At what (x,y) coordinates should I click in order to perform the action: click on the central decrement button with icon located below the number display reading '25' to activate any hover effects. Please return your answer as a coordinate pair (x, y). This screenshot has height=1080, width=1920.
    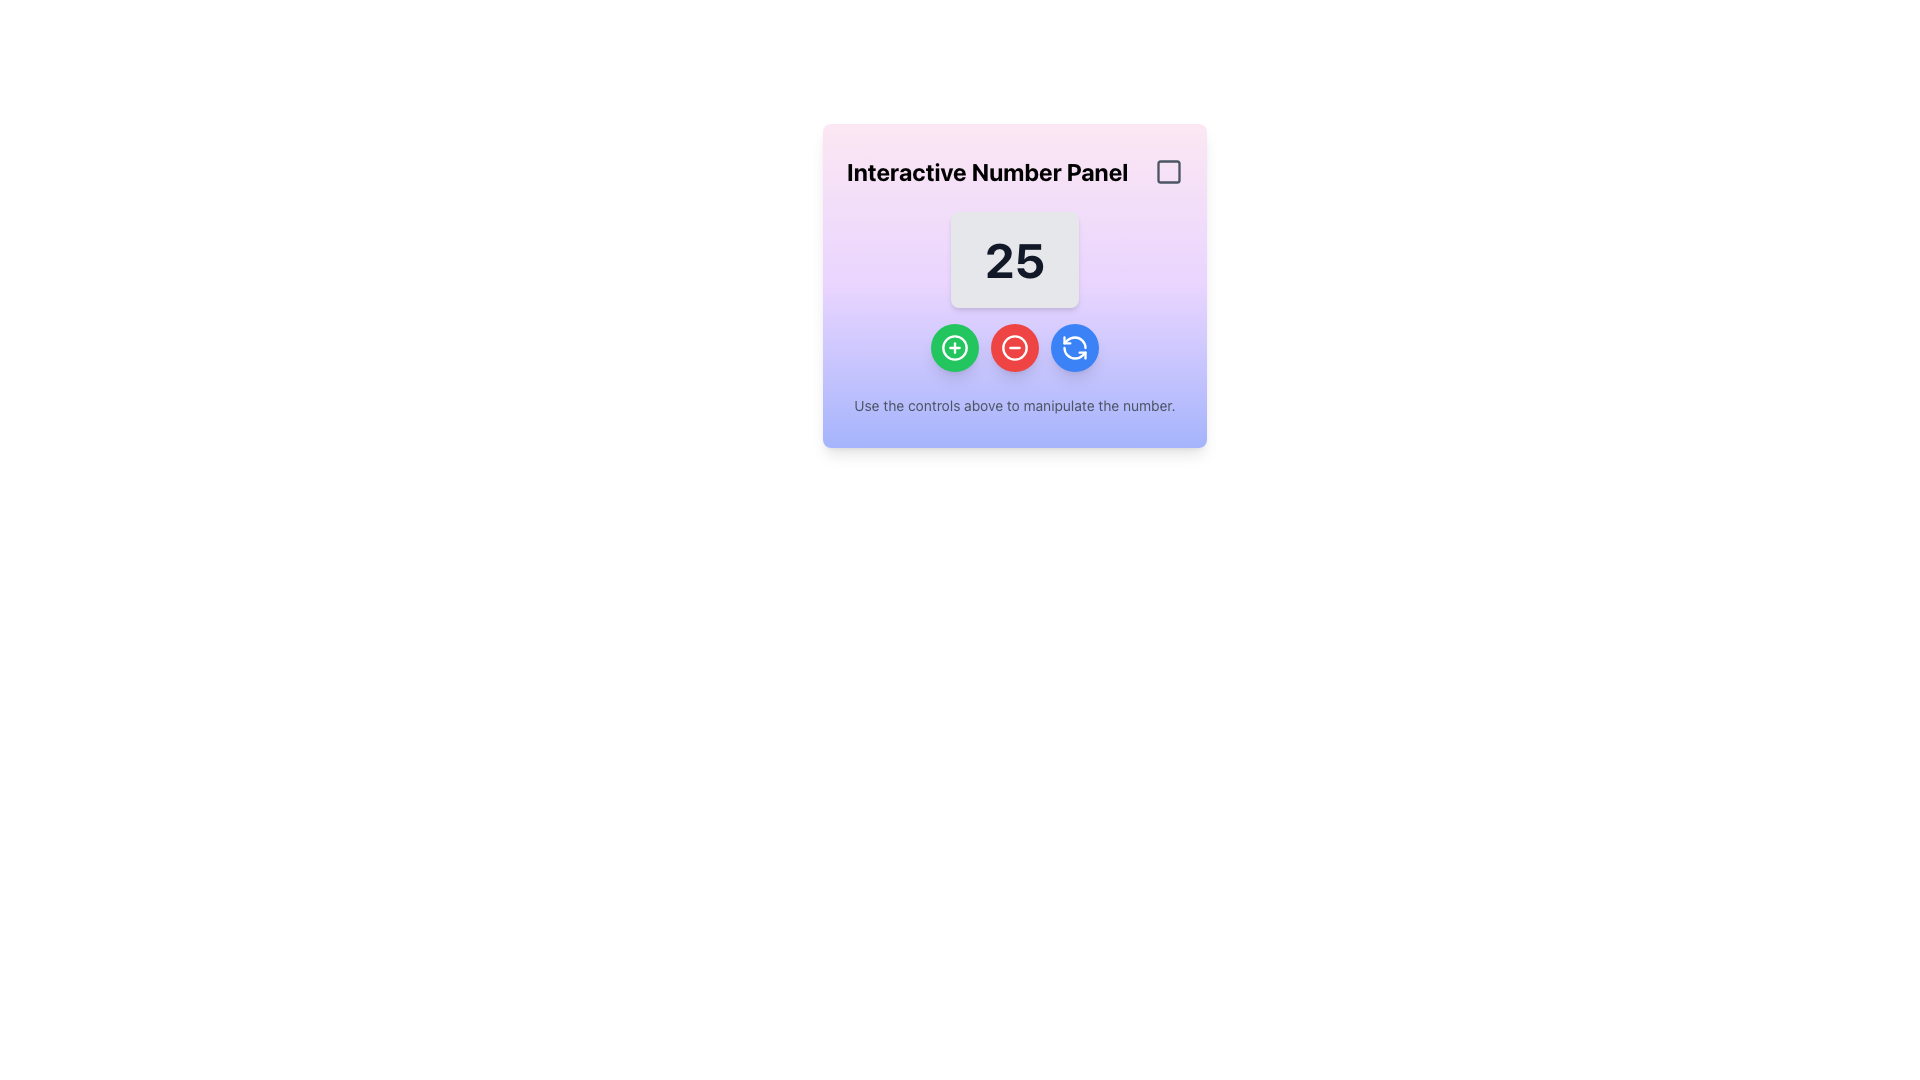
    Looking at the image, I should click on (1014, 346).